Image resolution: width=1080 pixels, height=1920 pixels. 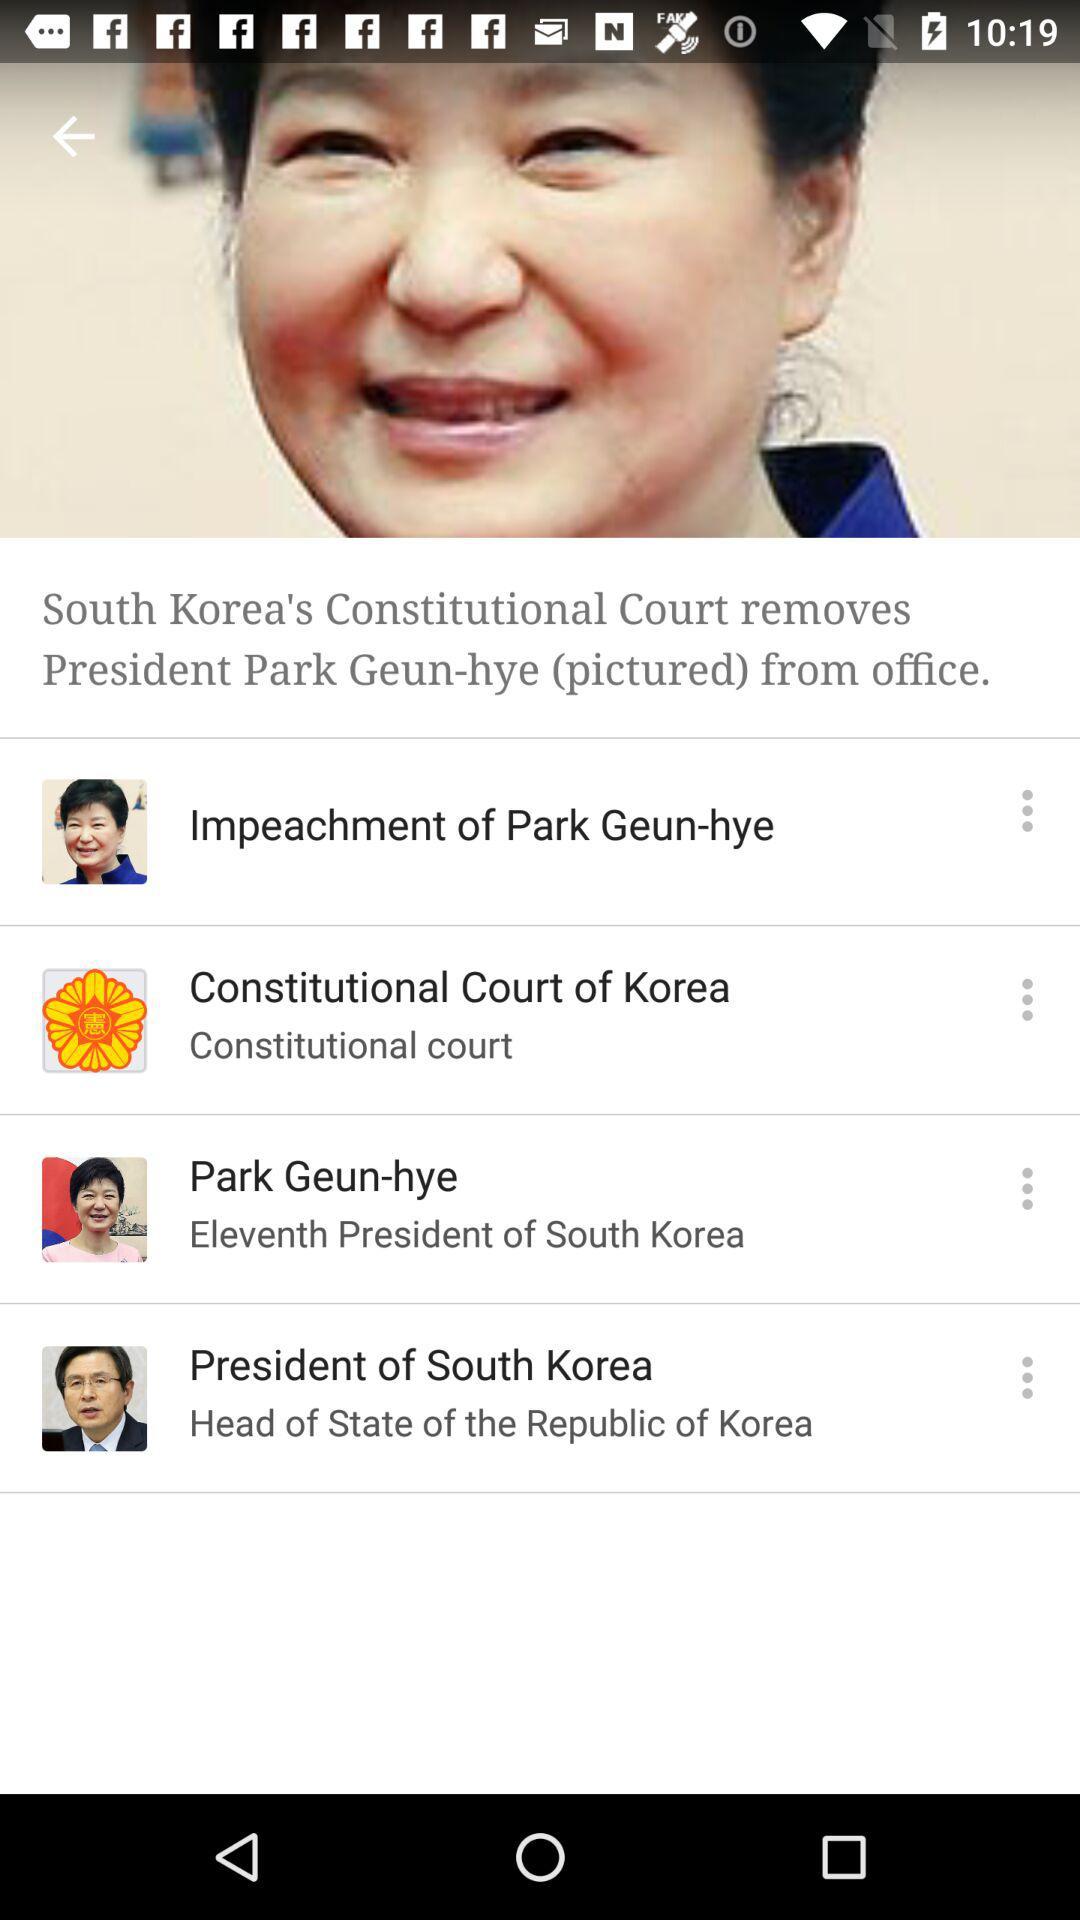 What do you see at coordinates (1027, 999) in the screenshot?
I see `more options` at bounding box center [1027, 999].